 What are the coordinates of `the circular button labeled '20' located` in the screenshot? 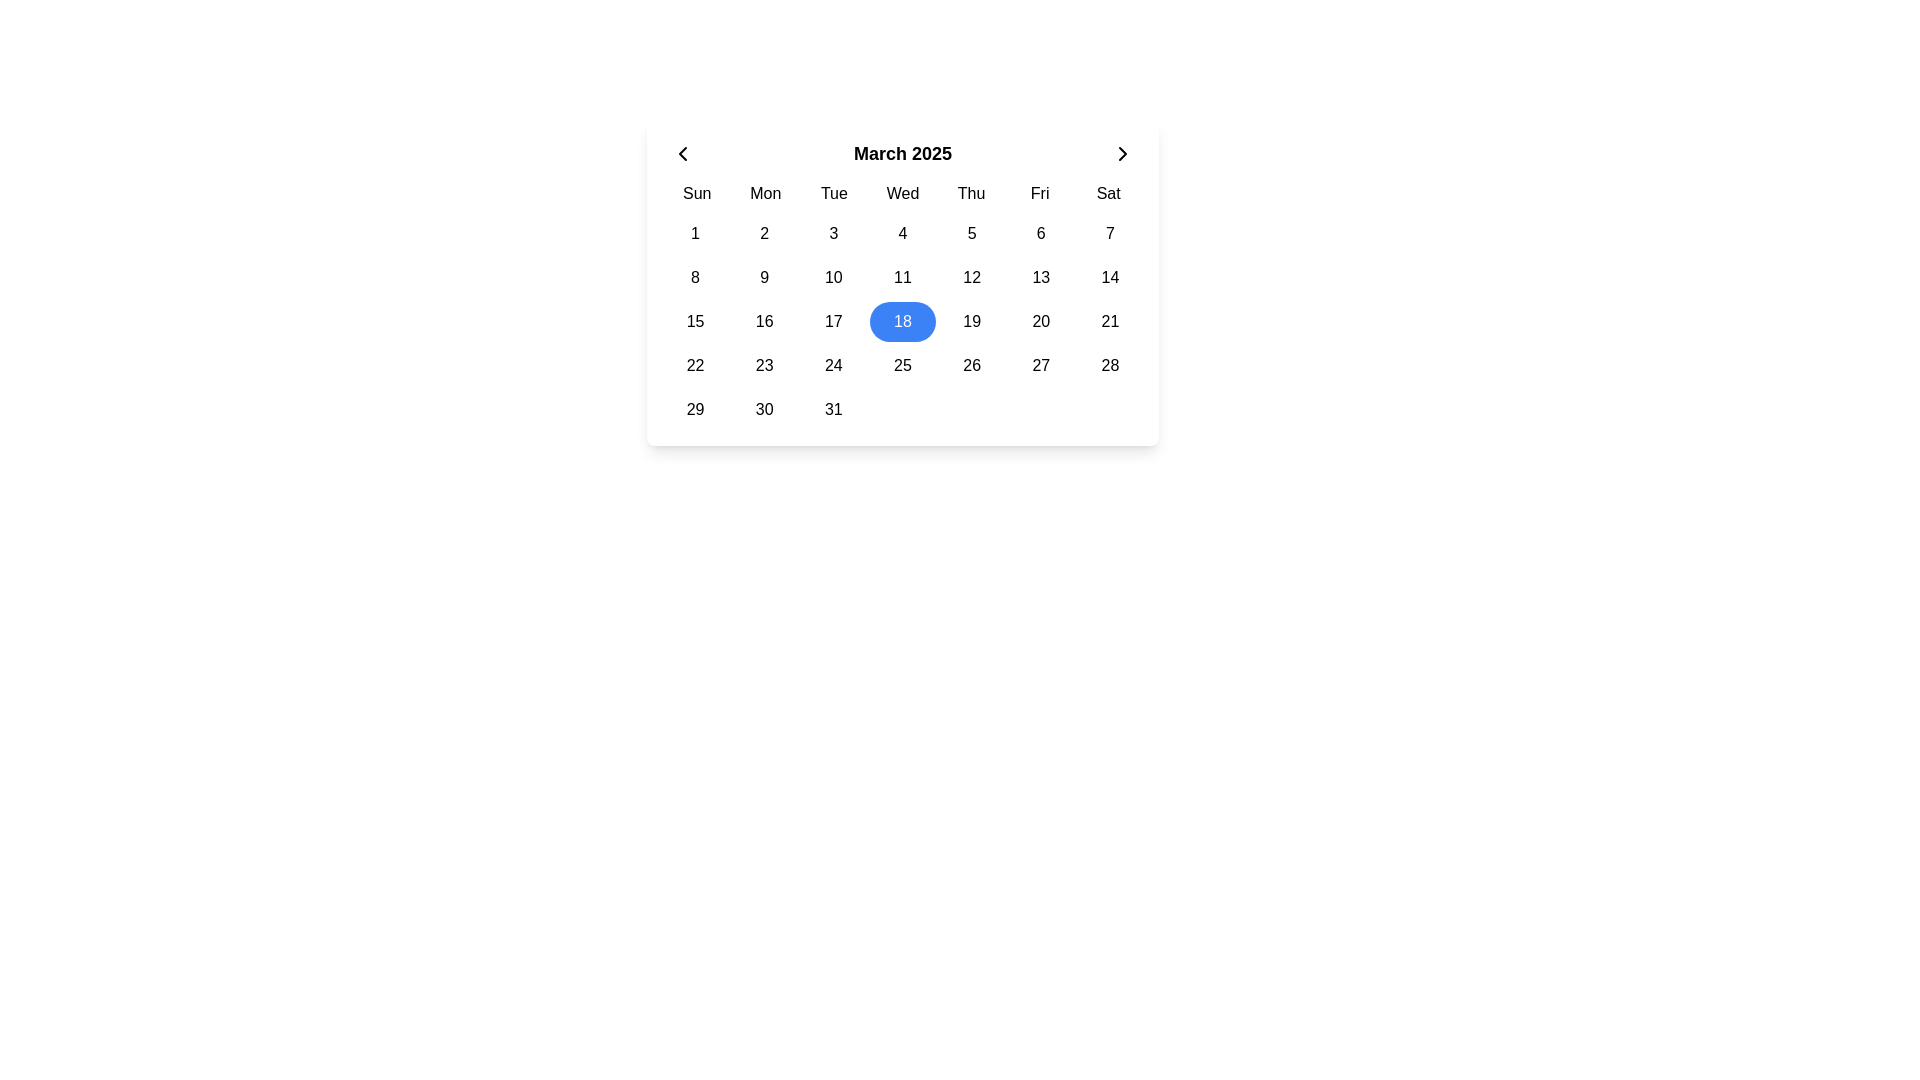 It's located at (1040, 320).